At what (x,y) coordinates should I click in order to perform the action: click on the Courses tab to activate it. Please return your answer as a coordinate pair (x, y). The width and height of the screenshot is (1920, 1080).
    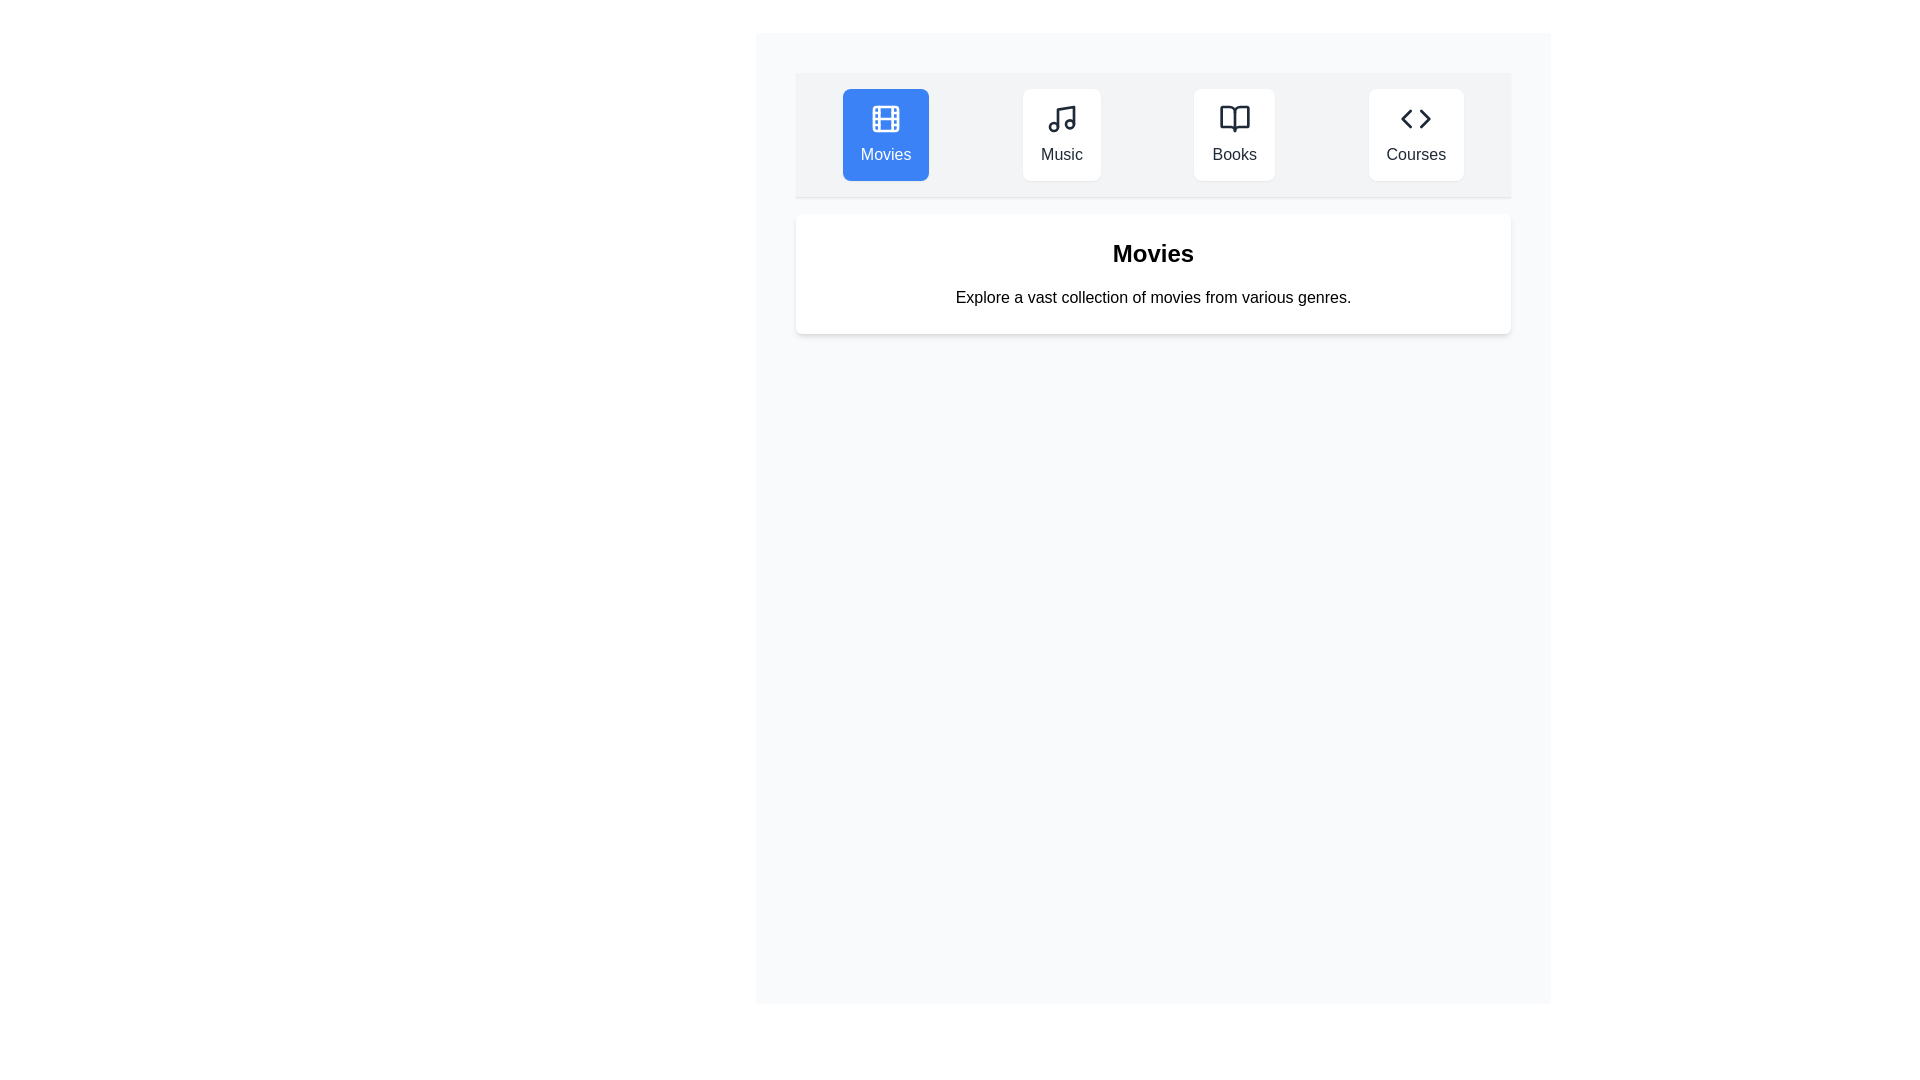
    Looking at the image, I should click on (1415, 135).